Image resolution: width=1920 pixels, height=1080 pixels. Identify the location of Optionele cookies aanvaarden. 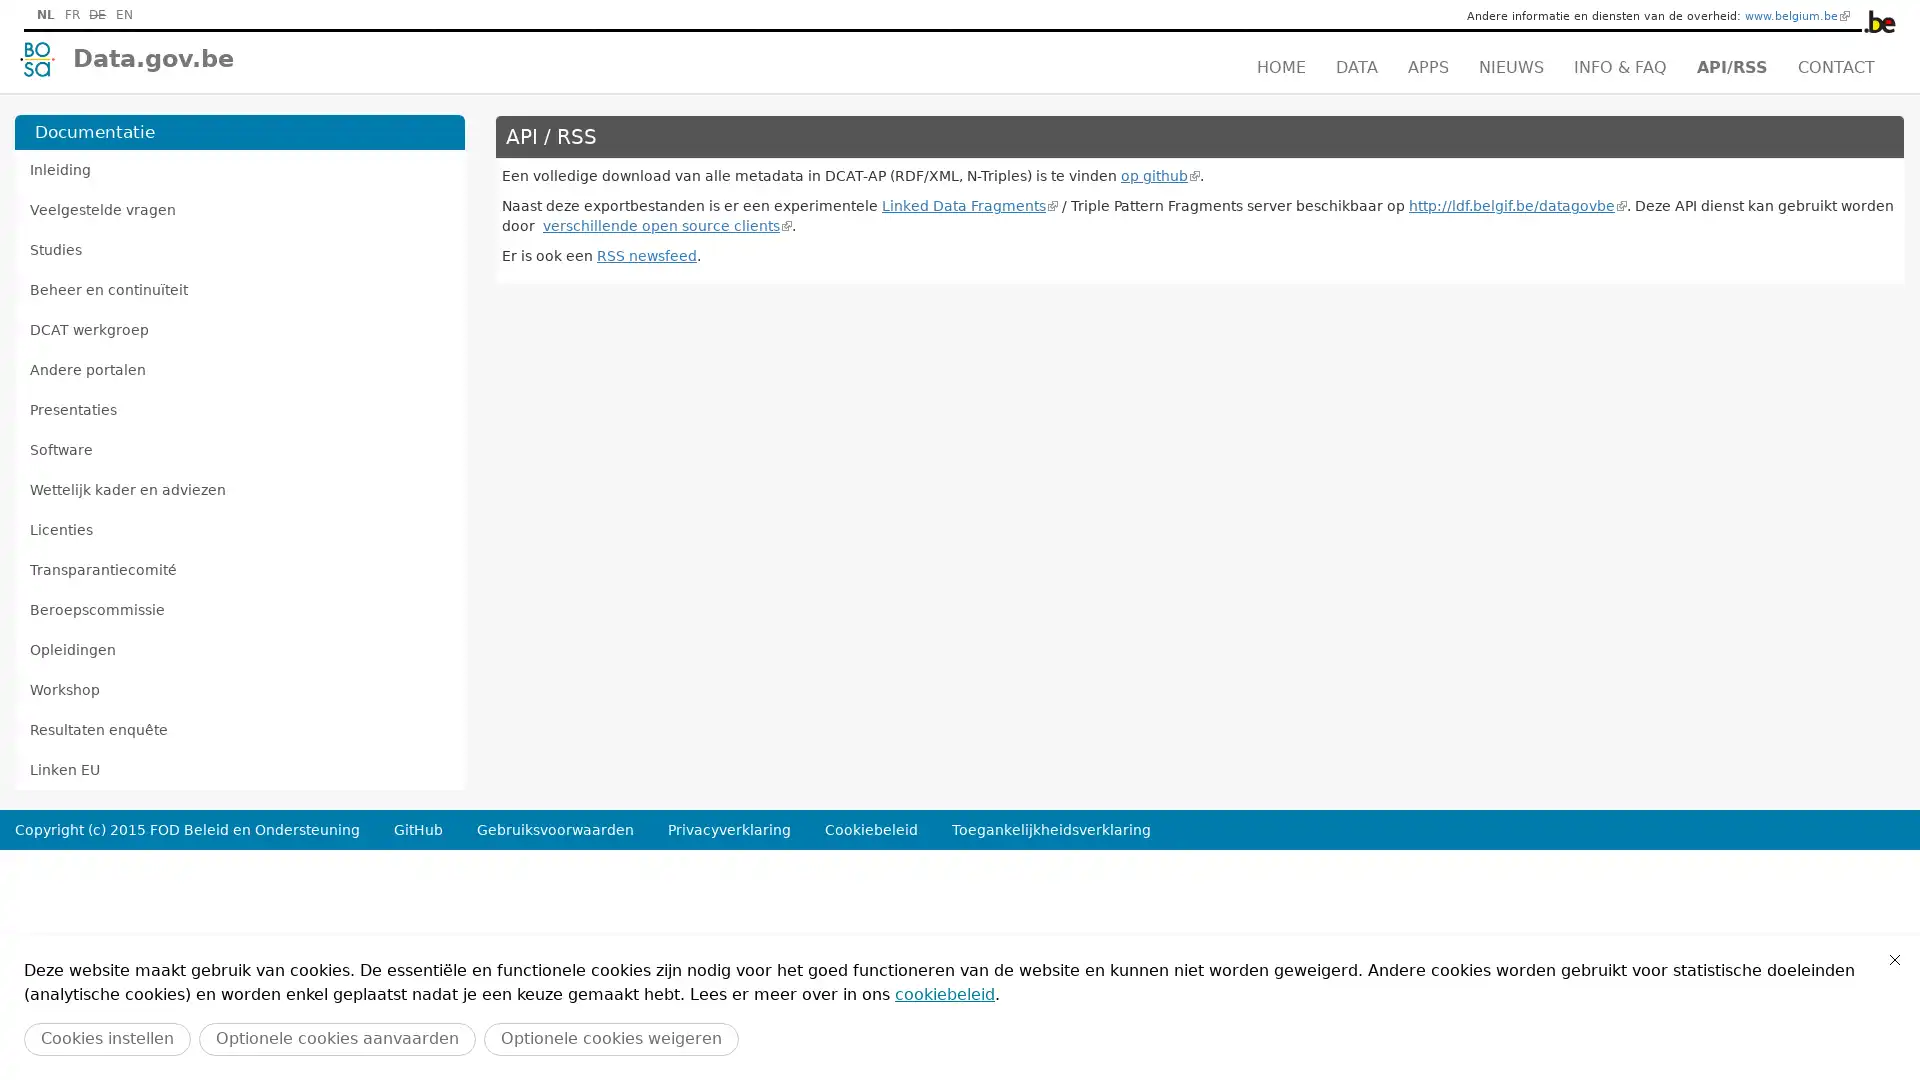
(337, 1038).